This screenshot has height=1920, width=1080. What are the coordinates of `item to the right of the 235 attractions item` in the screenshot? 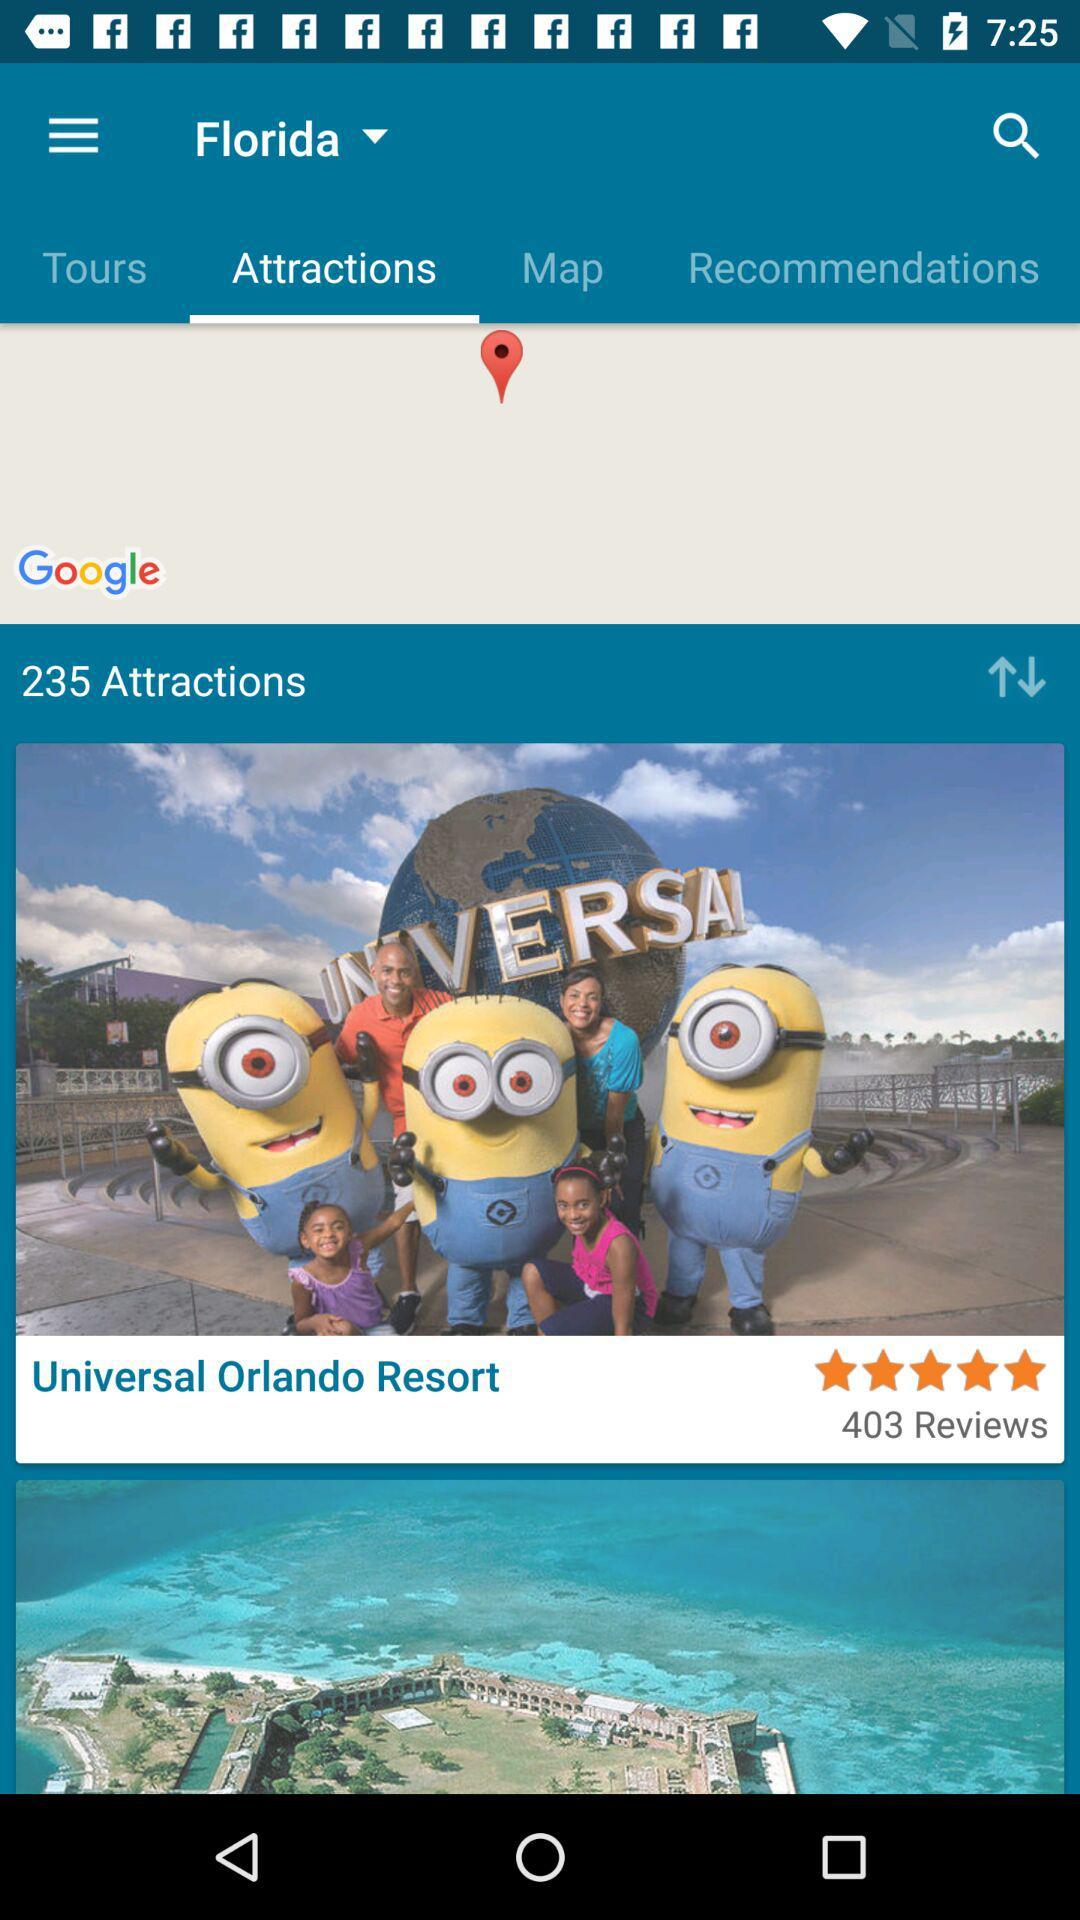 It's located at (1011, 679).